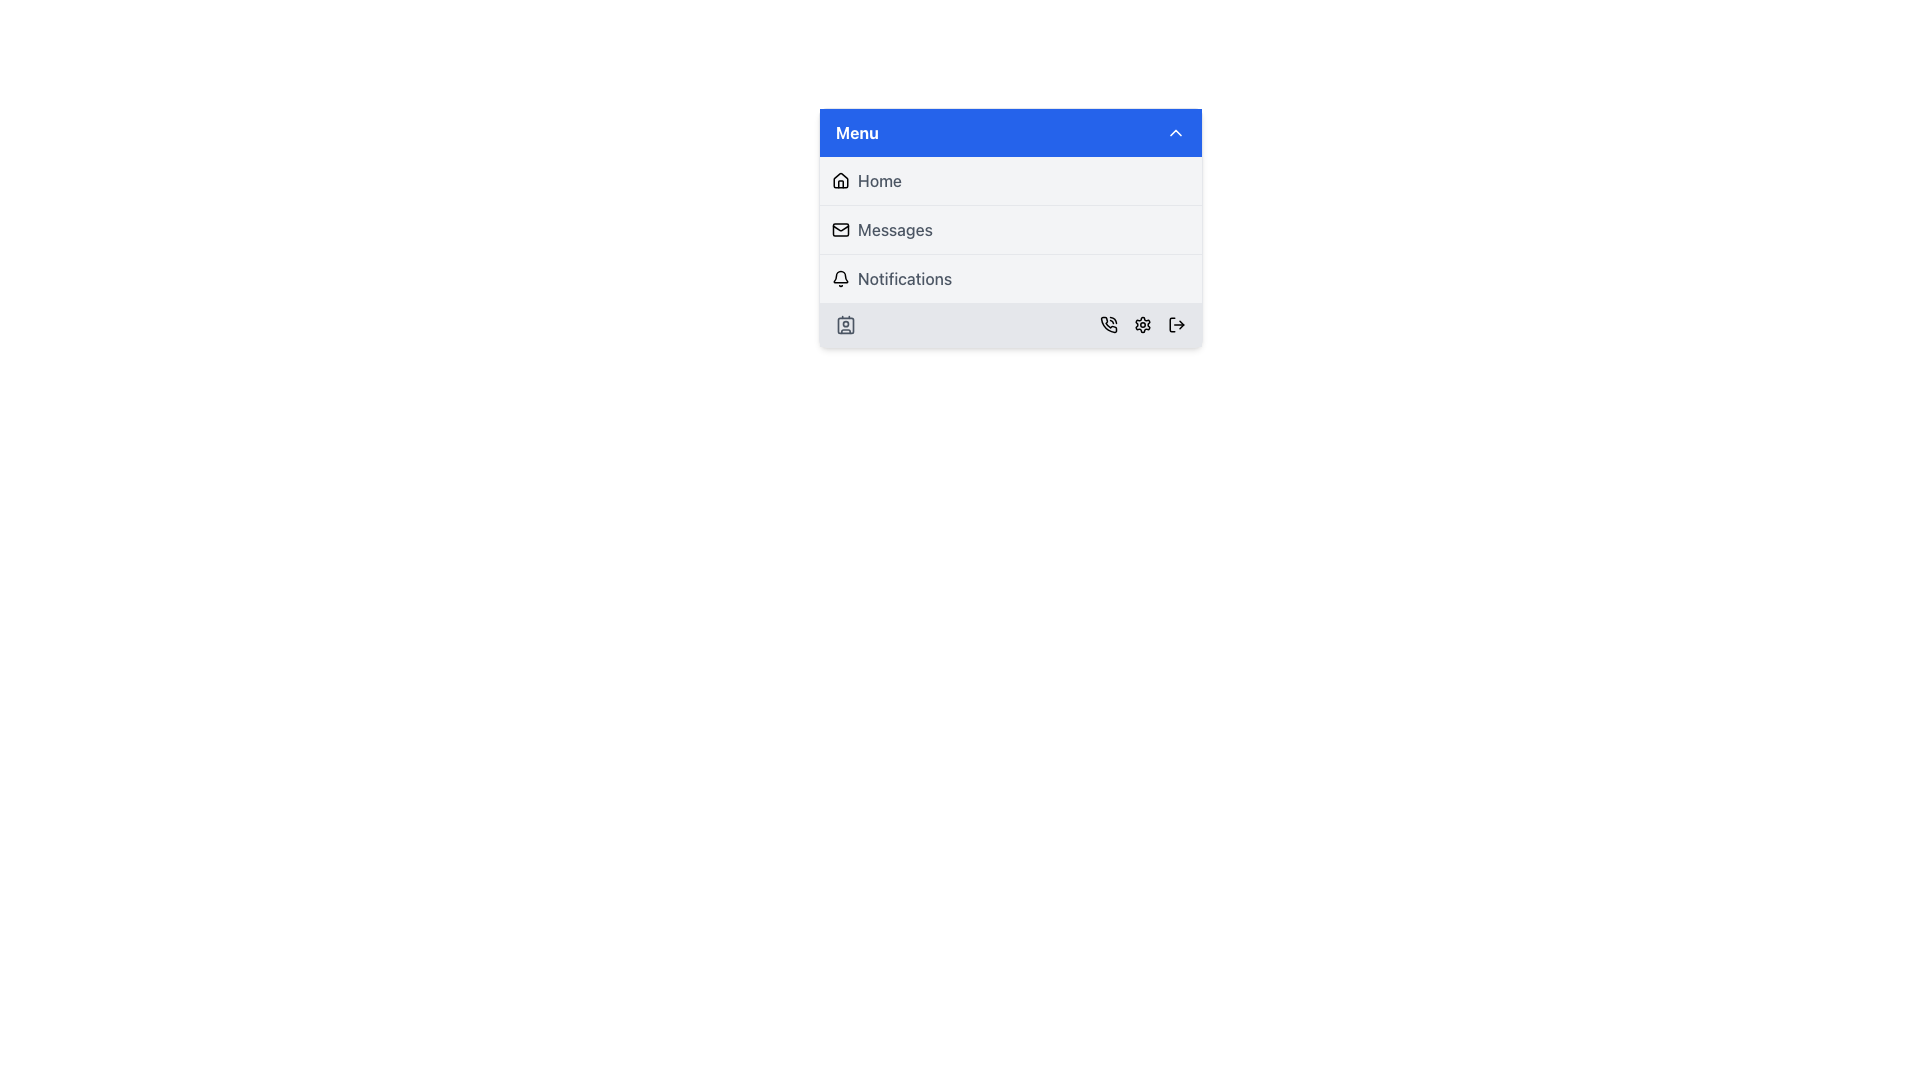 This screenshot has height=1080, width=1920. Describe the element at coordinates (1107, 323) in the screenshot. I see `the first icon in the horizontal set of three icons located at the bottom of the menu panel, which likely initiates or indicates a call-related action` at that location.